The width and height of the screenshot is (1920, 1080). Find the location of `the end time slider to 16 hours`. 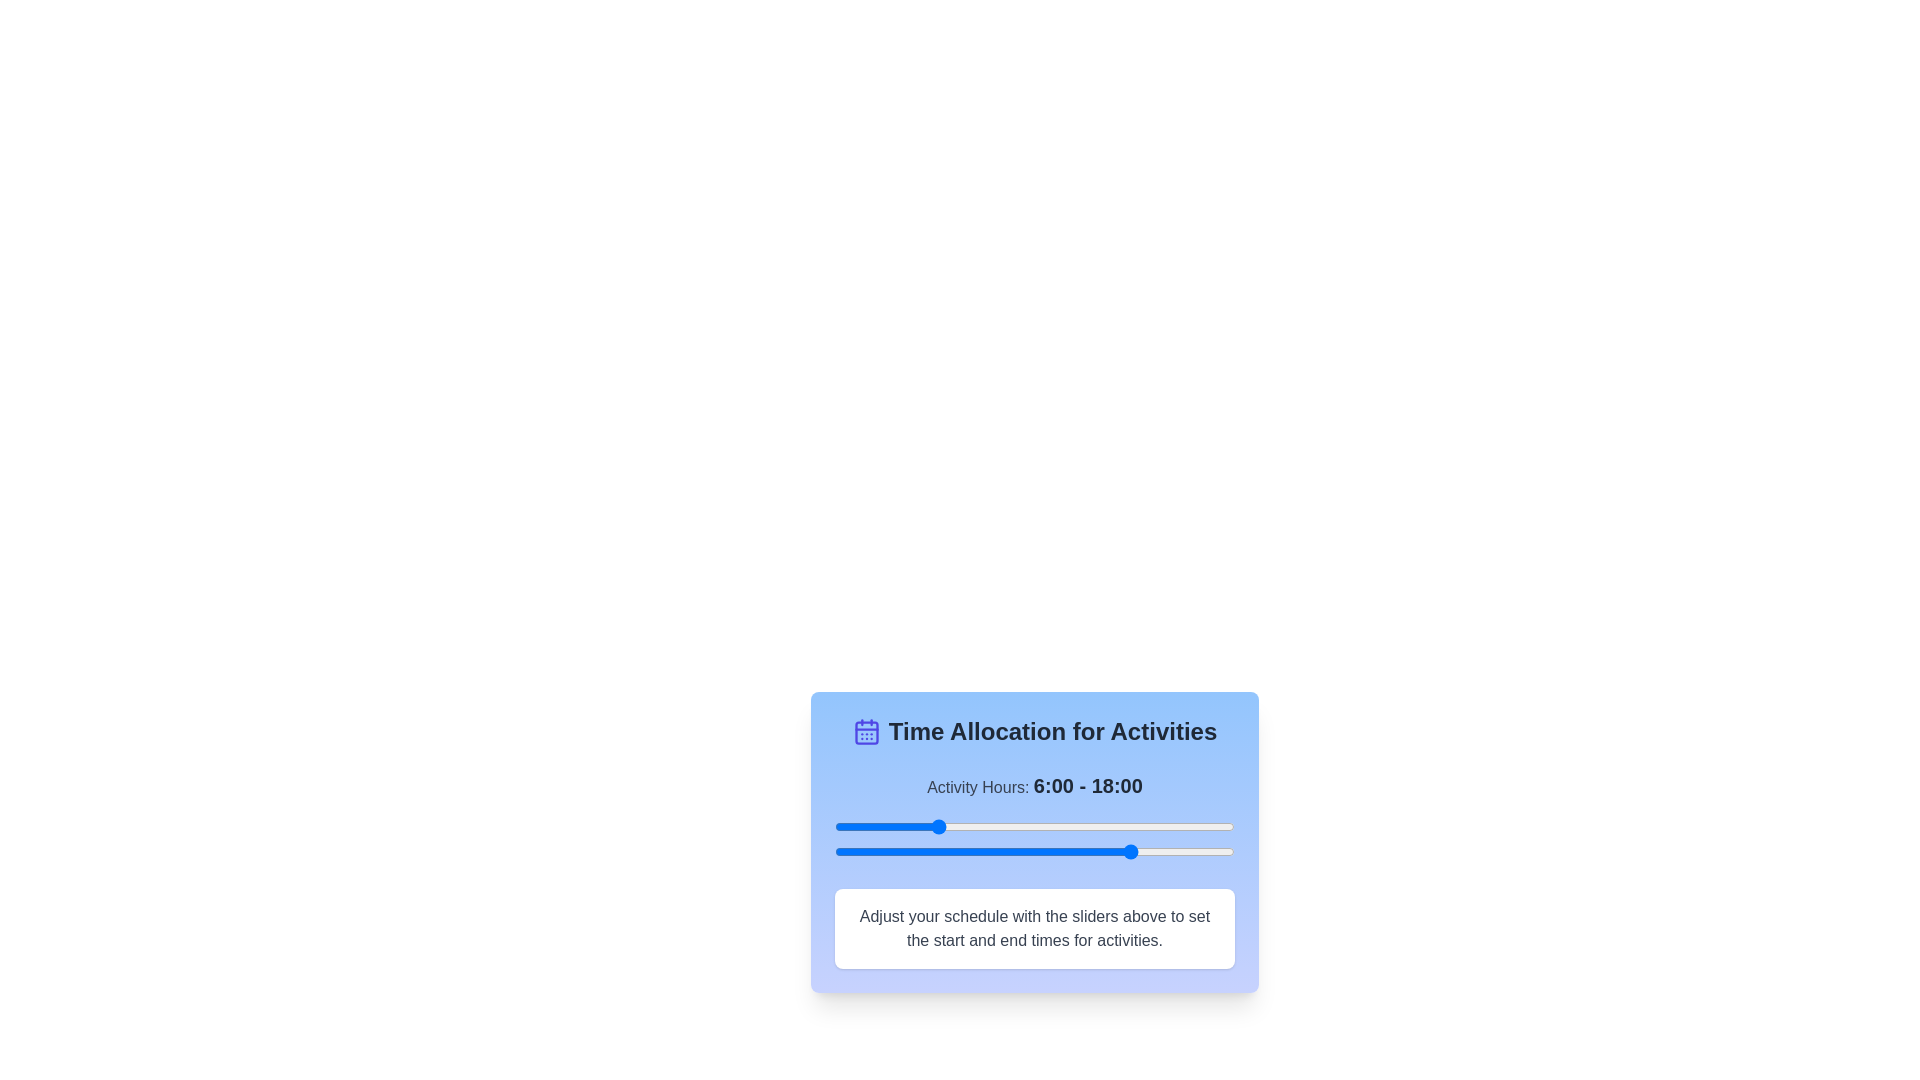

the end time slider to 16 hours is located at coordinates (1100, 852).